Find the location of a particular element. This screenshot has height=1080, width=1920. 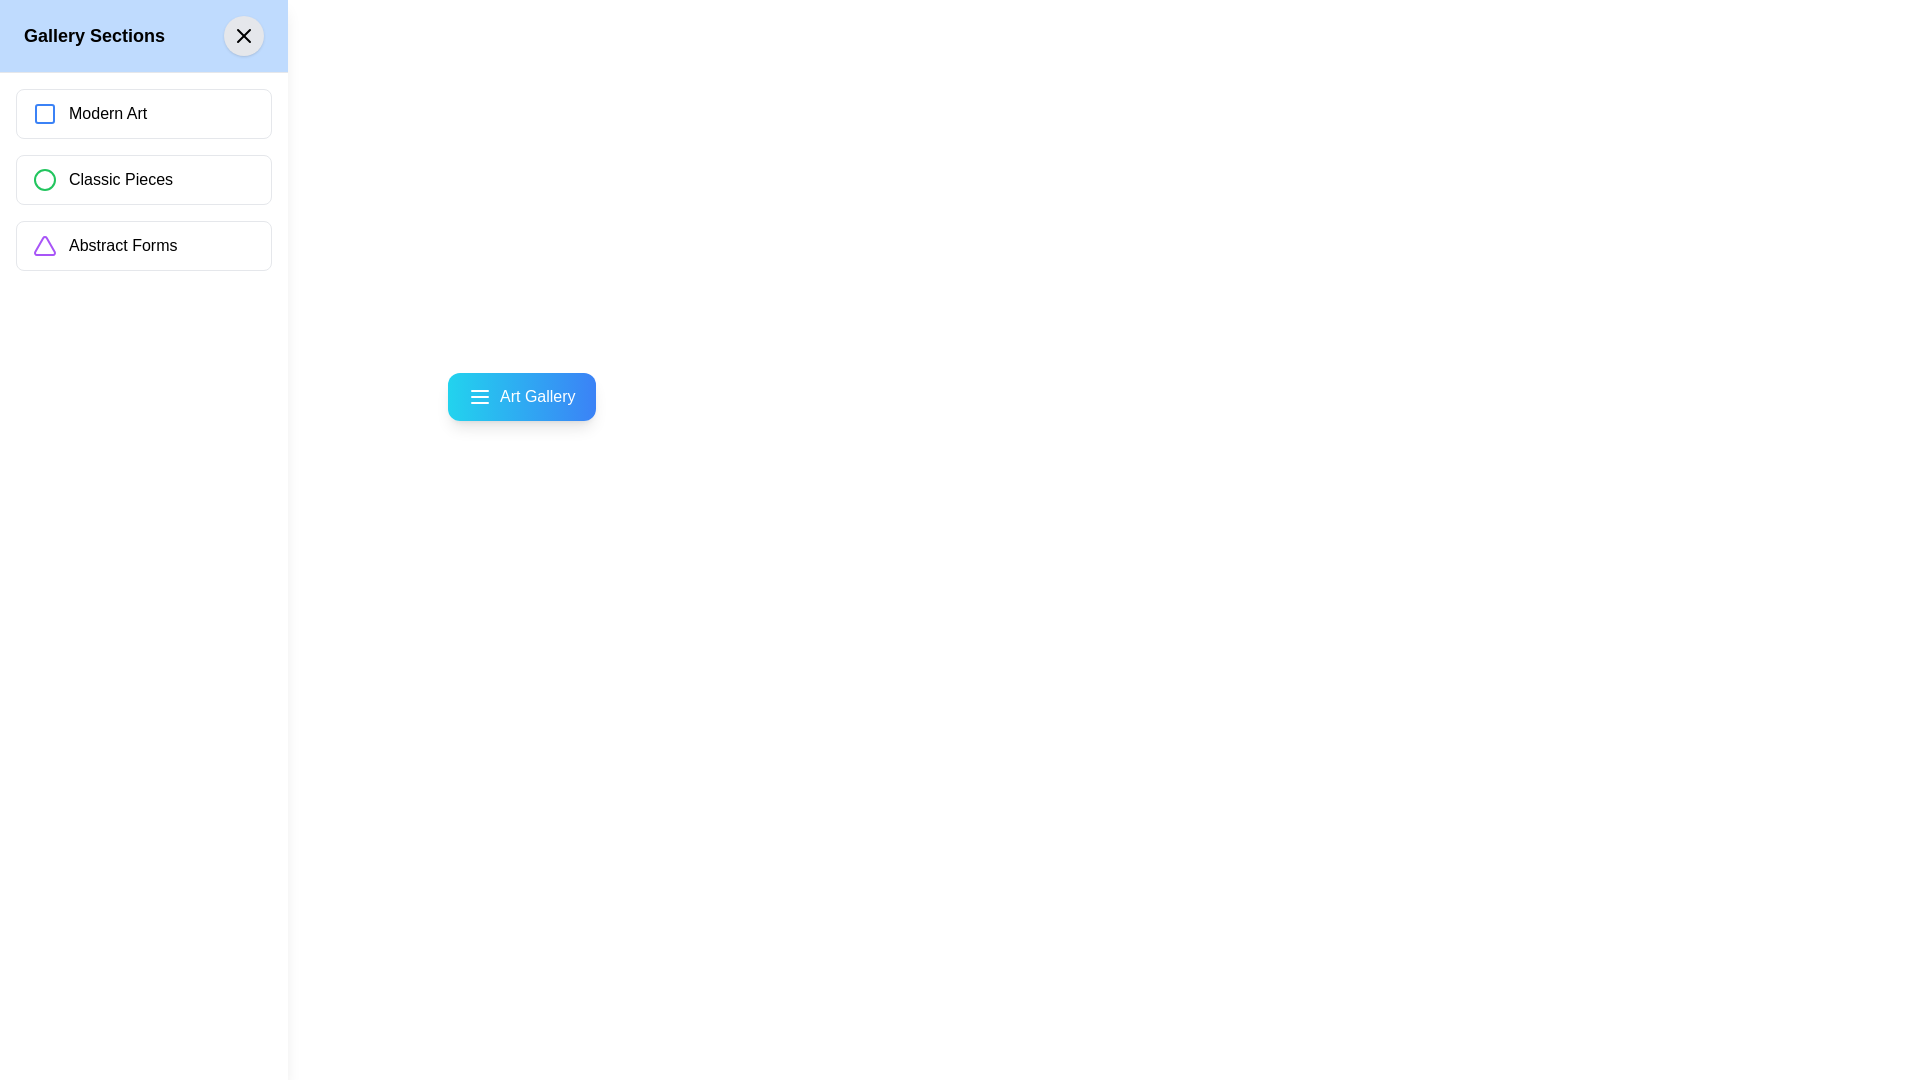

the gallery section Modern Art by clicking on its respective button is located at coordinates (143, 114).